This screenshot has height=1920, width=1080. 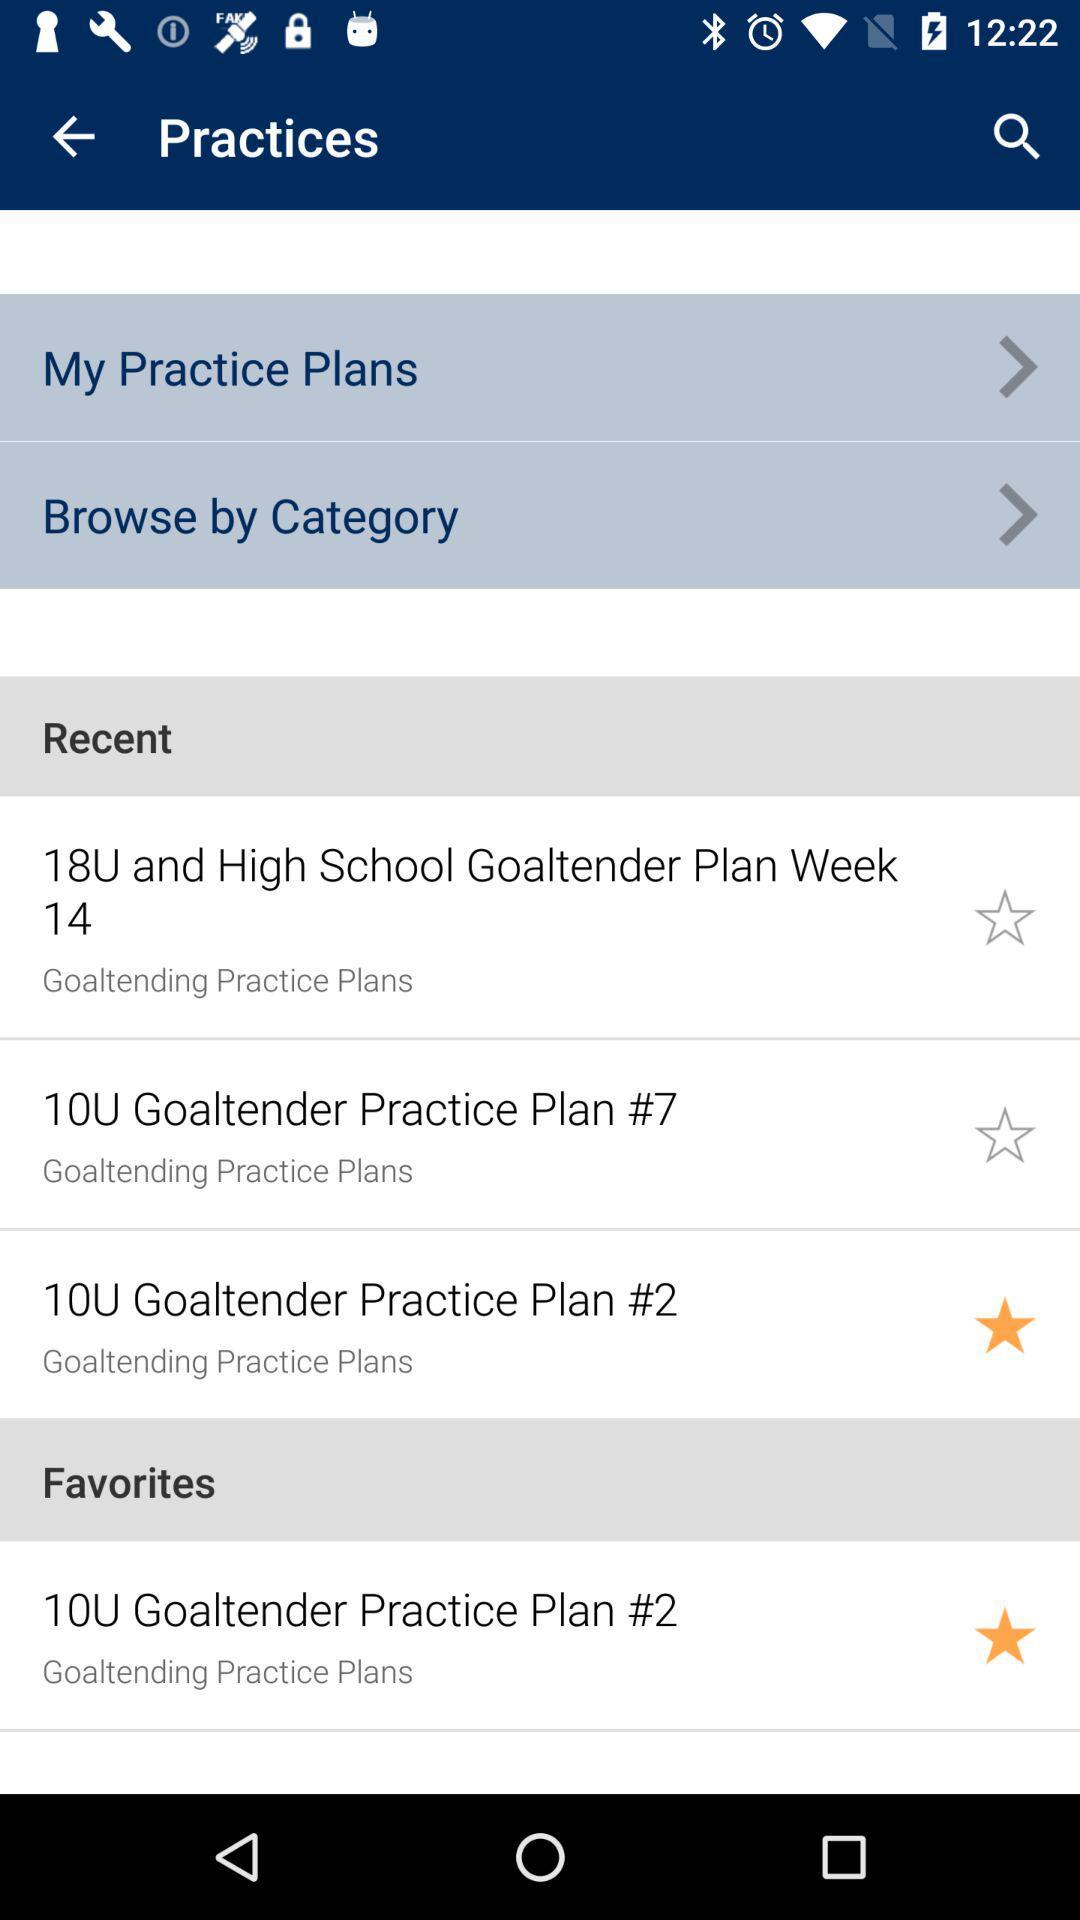 What do you see at coordinates (1026, 915) in the screenshot?
I see `this practice plan` at bounding box center [1026, 915].